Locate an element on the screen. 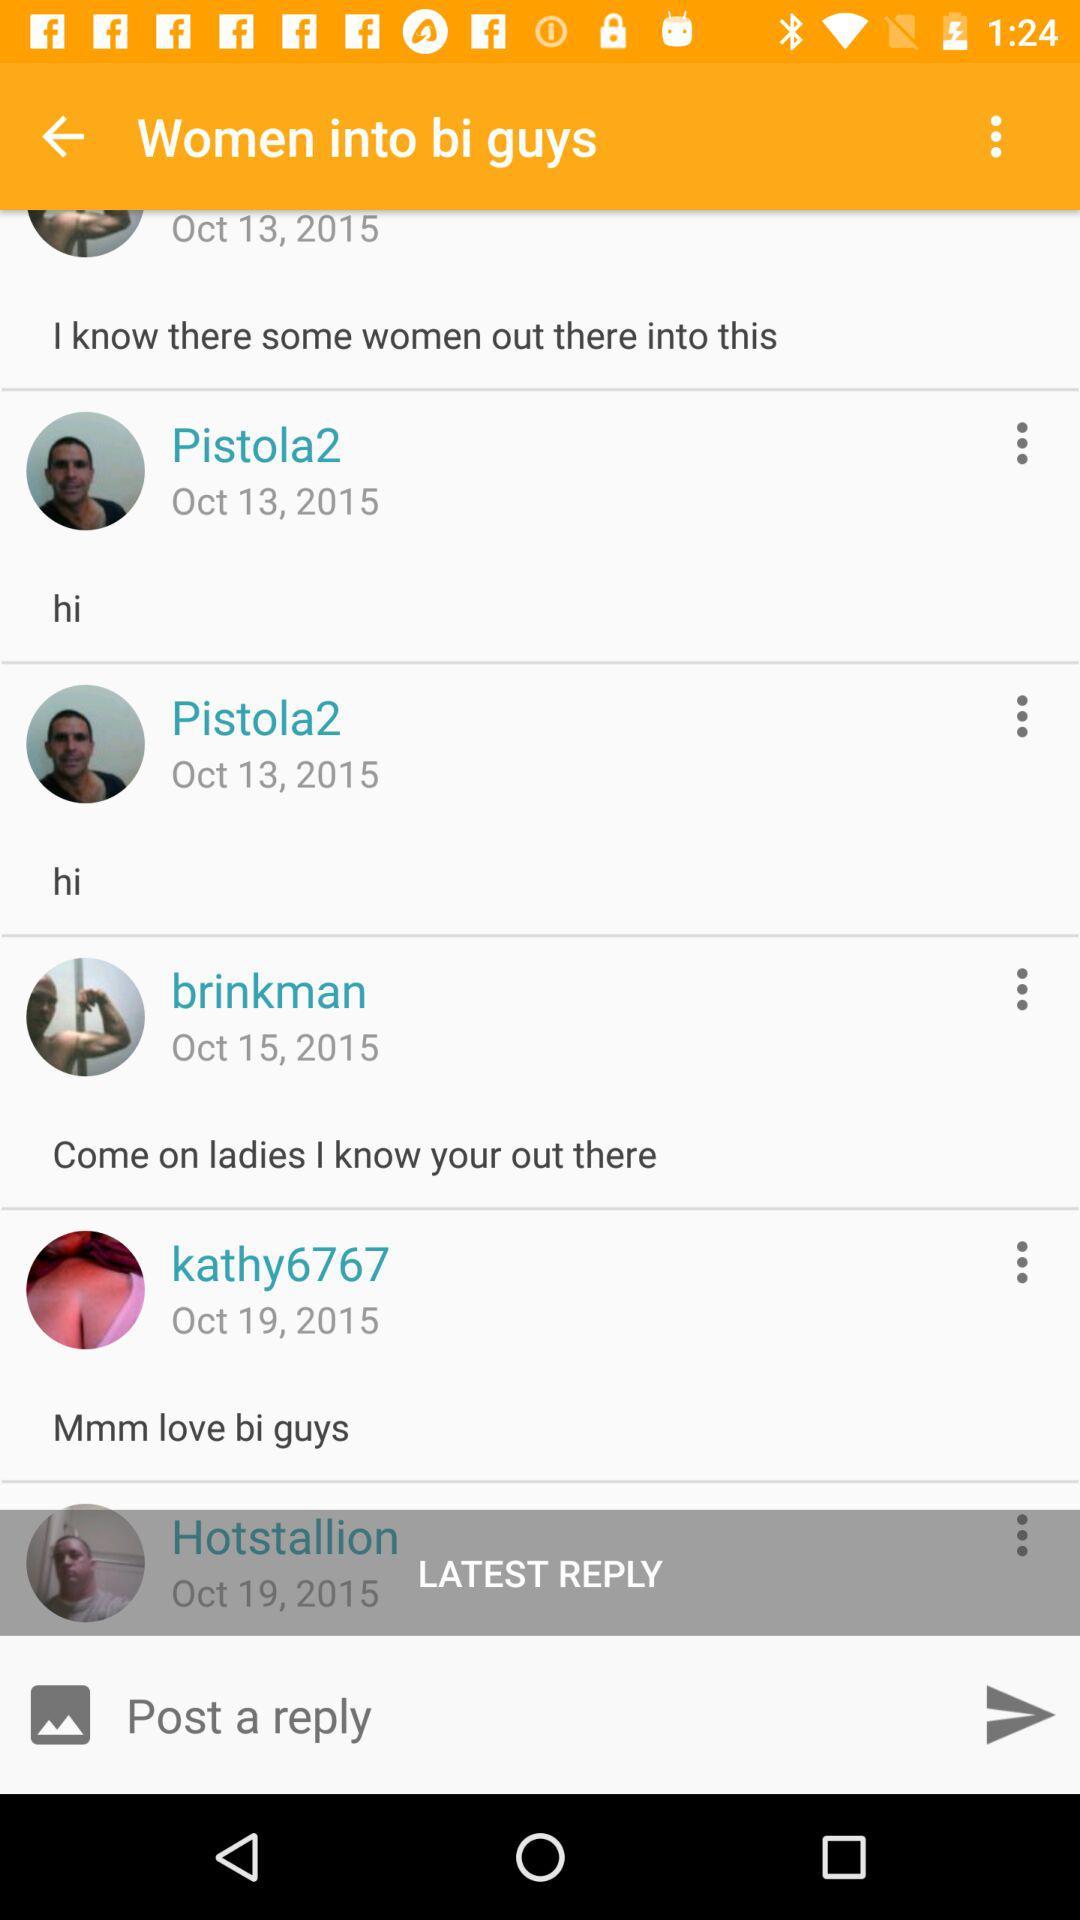 The image size is (1080, 1920). option/settings is located at coordinates (1022, 989).